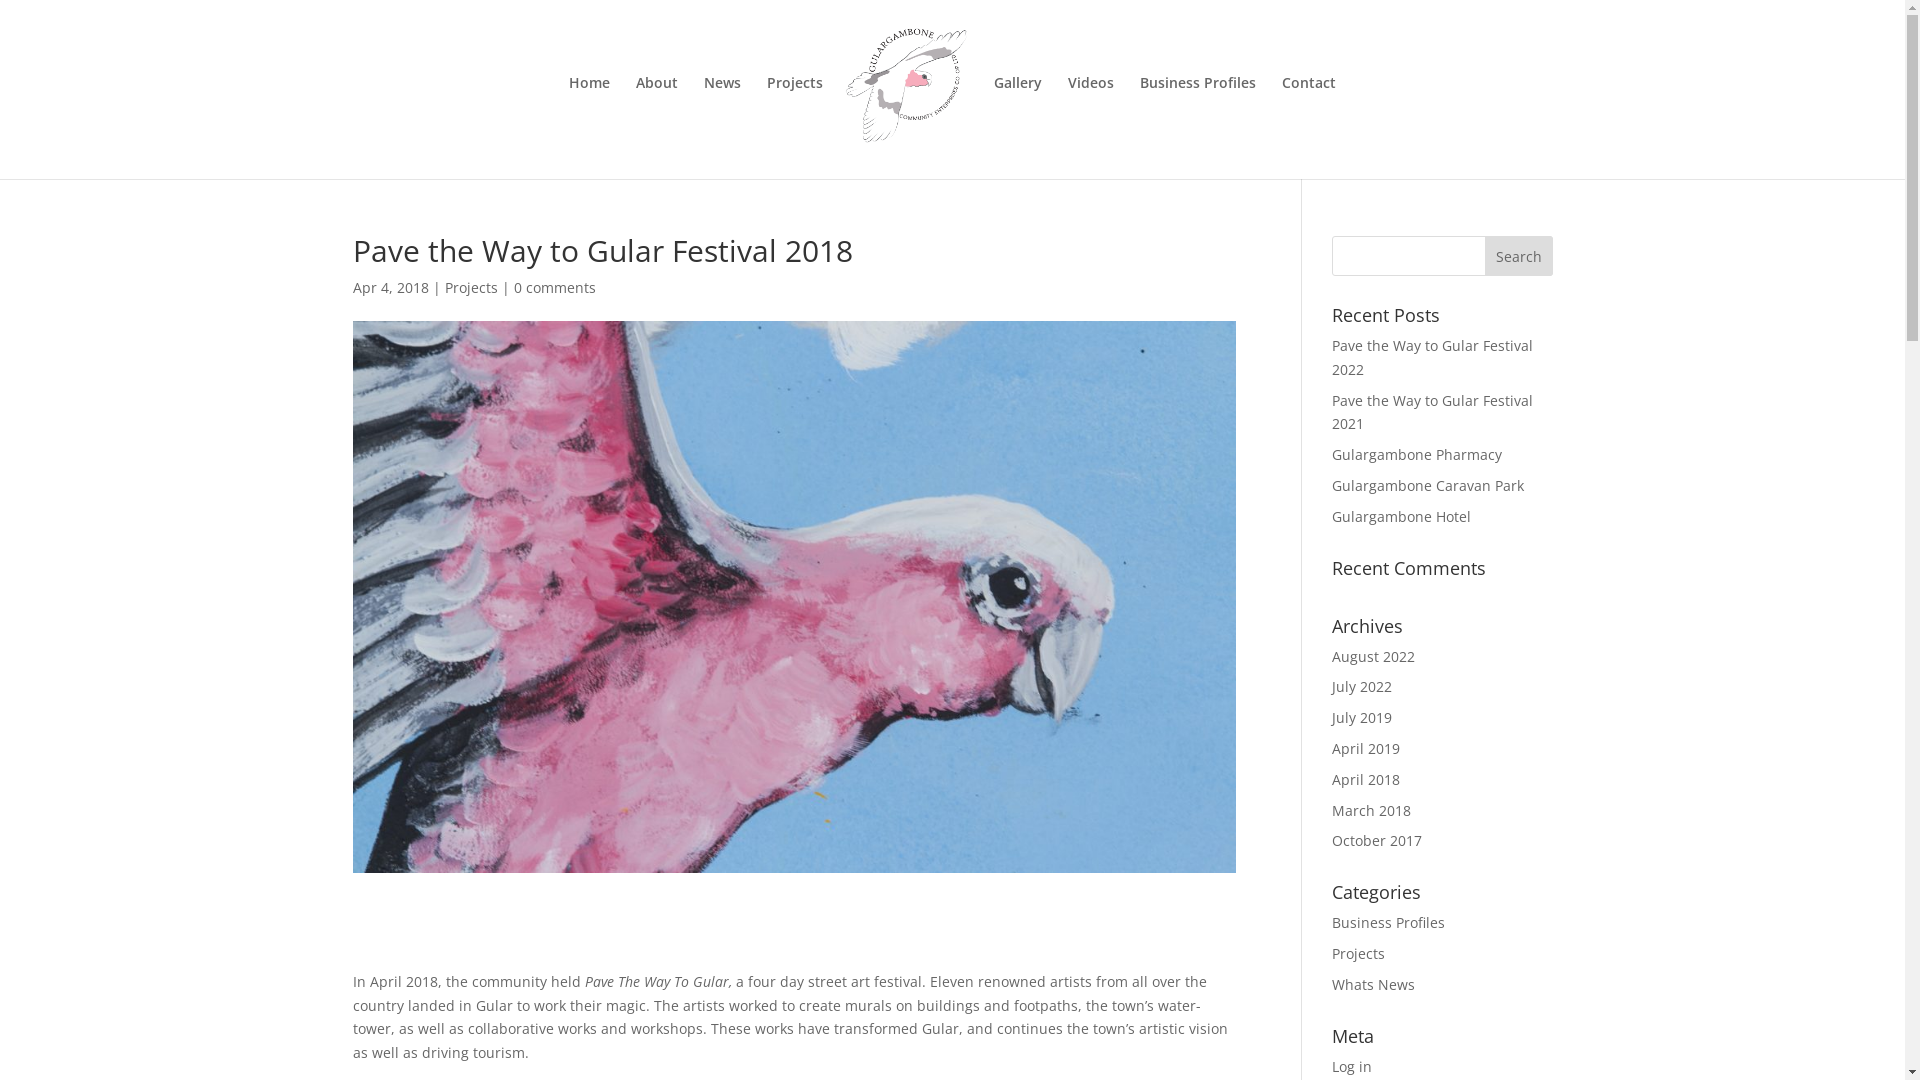 The image size is (1920, 1080). What do you see at coordinates (1331, 685) in the screenshot?
I see `'July 2022'` at bounding box center [1331, 685].